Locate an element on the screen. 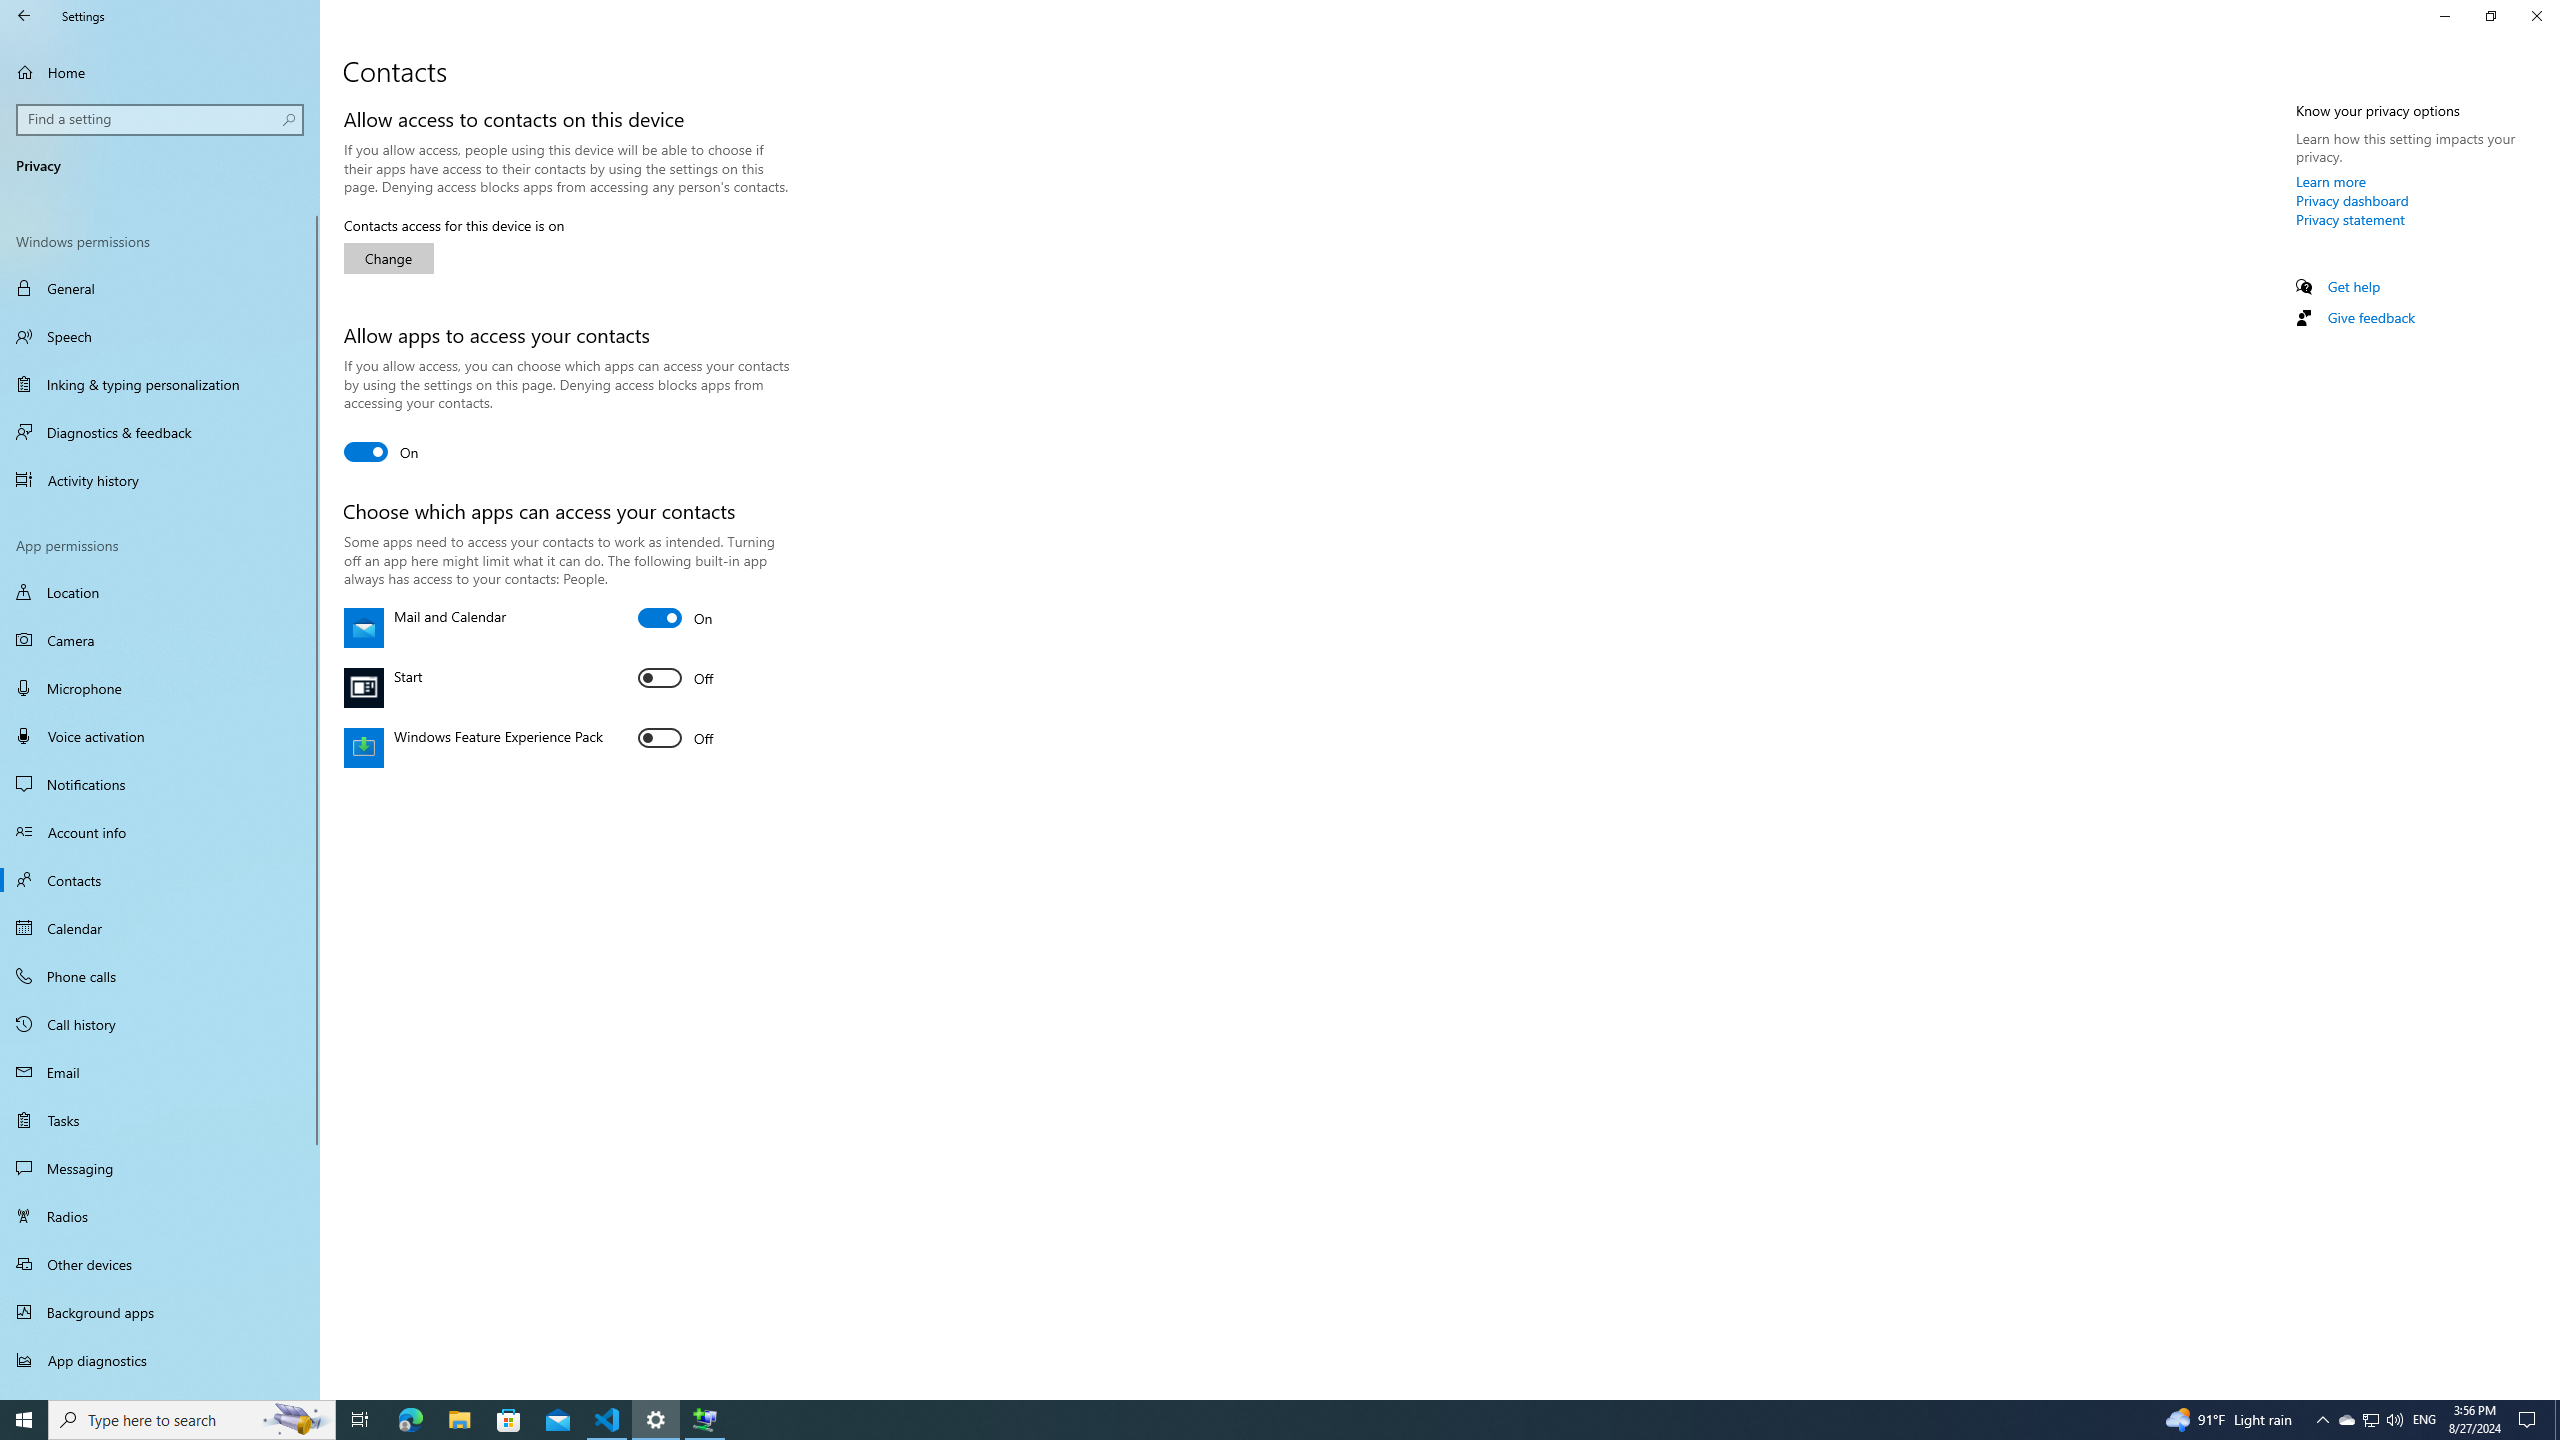 Image resolution: width=2560 pixels, height=1440 pixels. 'Call history' is located at coordinates (159, 1022).